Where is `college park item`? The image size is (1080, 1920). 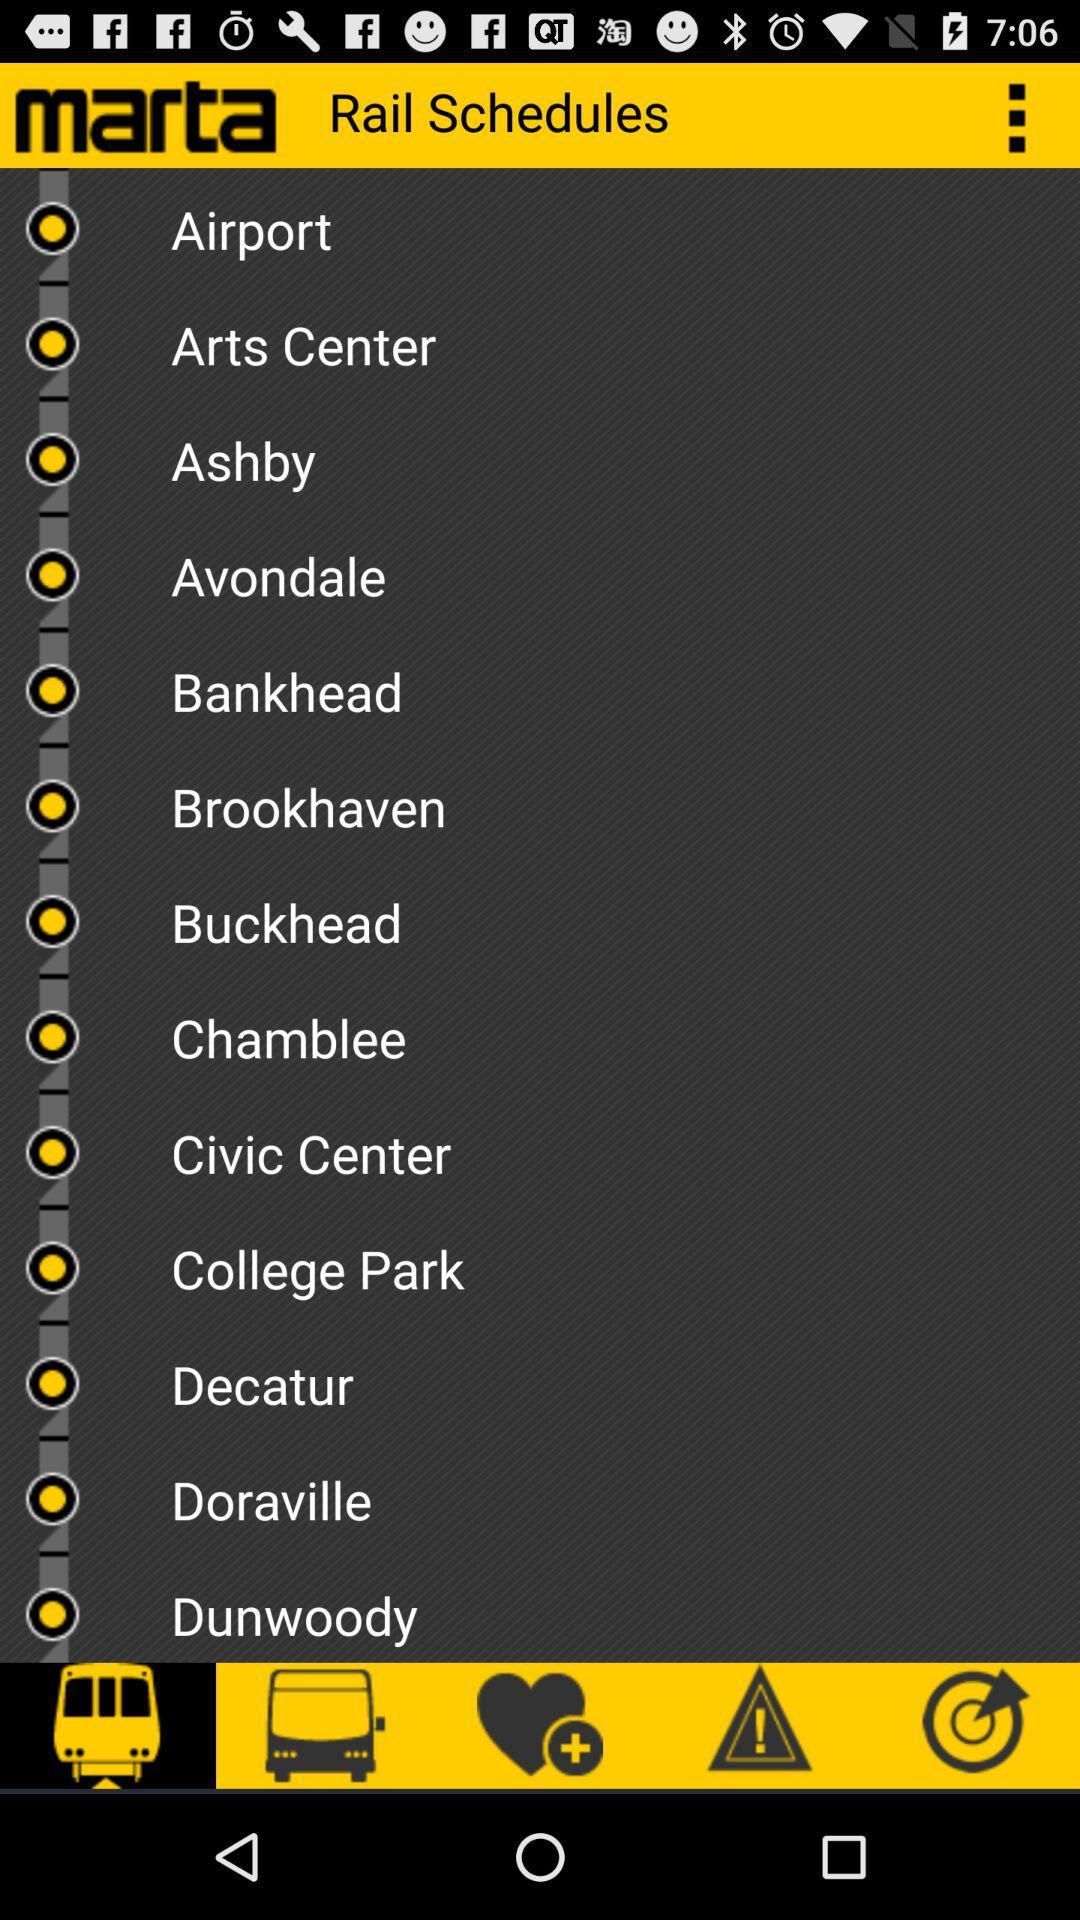 college park item is located at coordinates (624, 1261).